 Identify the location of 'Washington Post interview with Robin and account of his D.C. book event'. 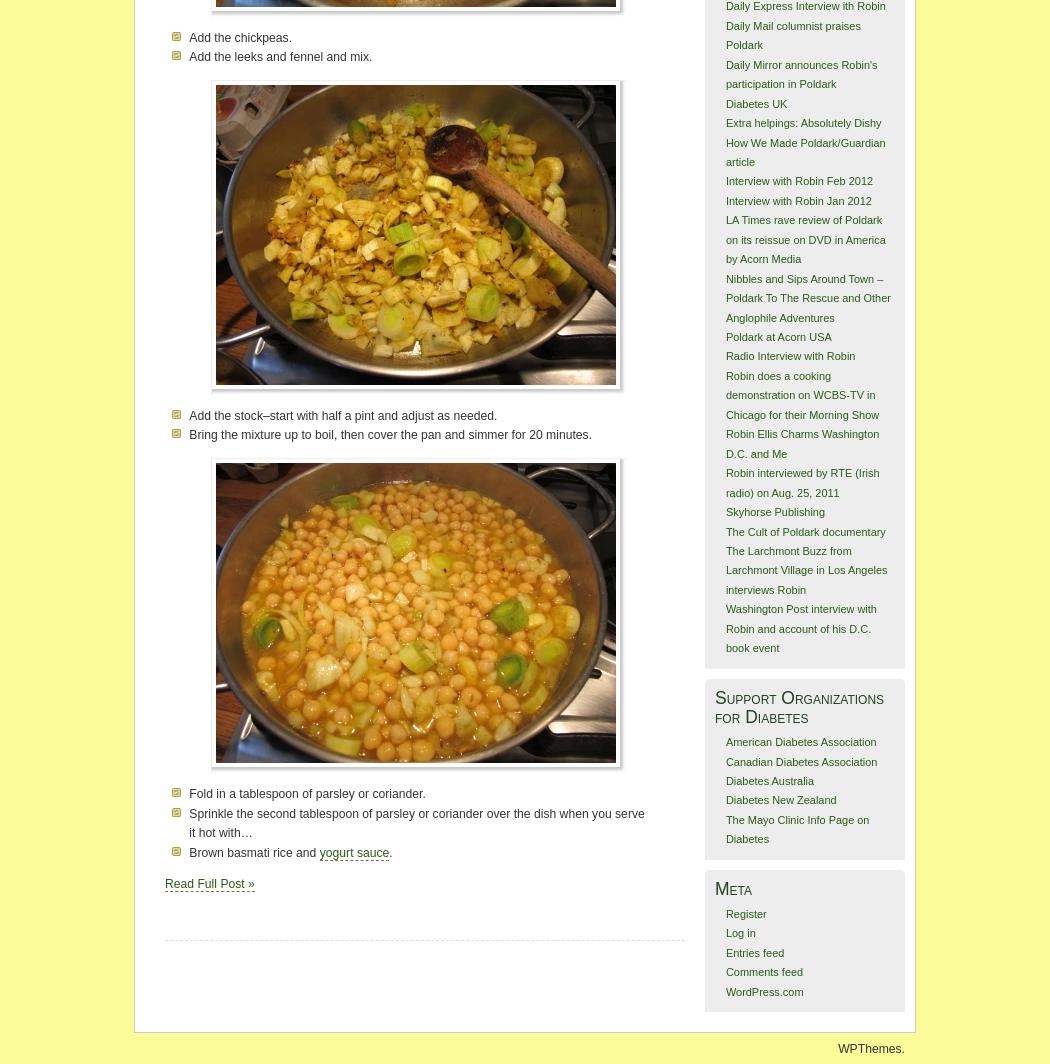
(799, 628).